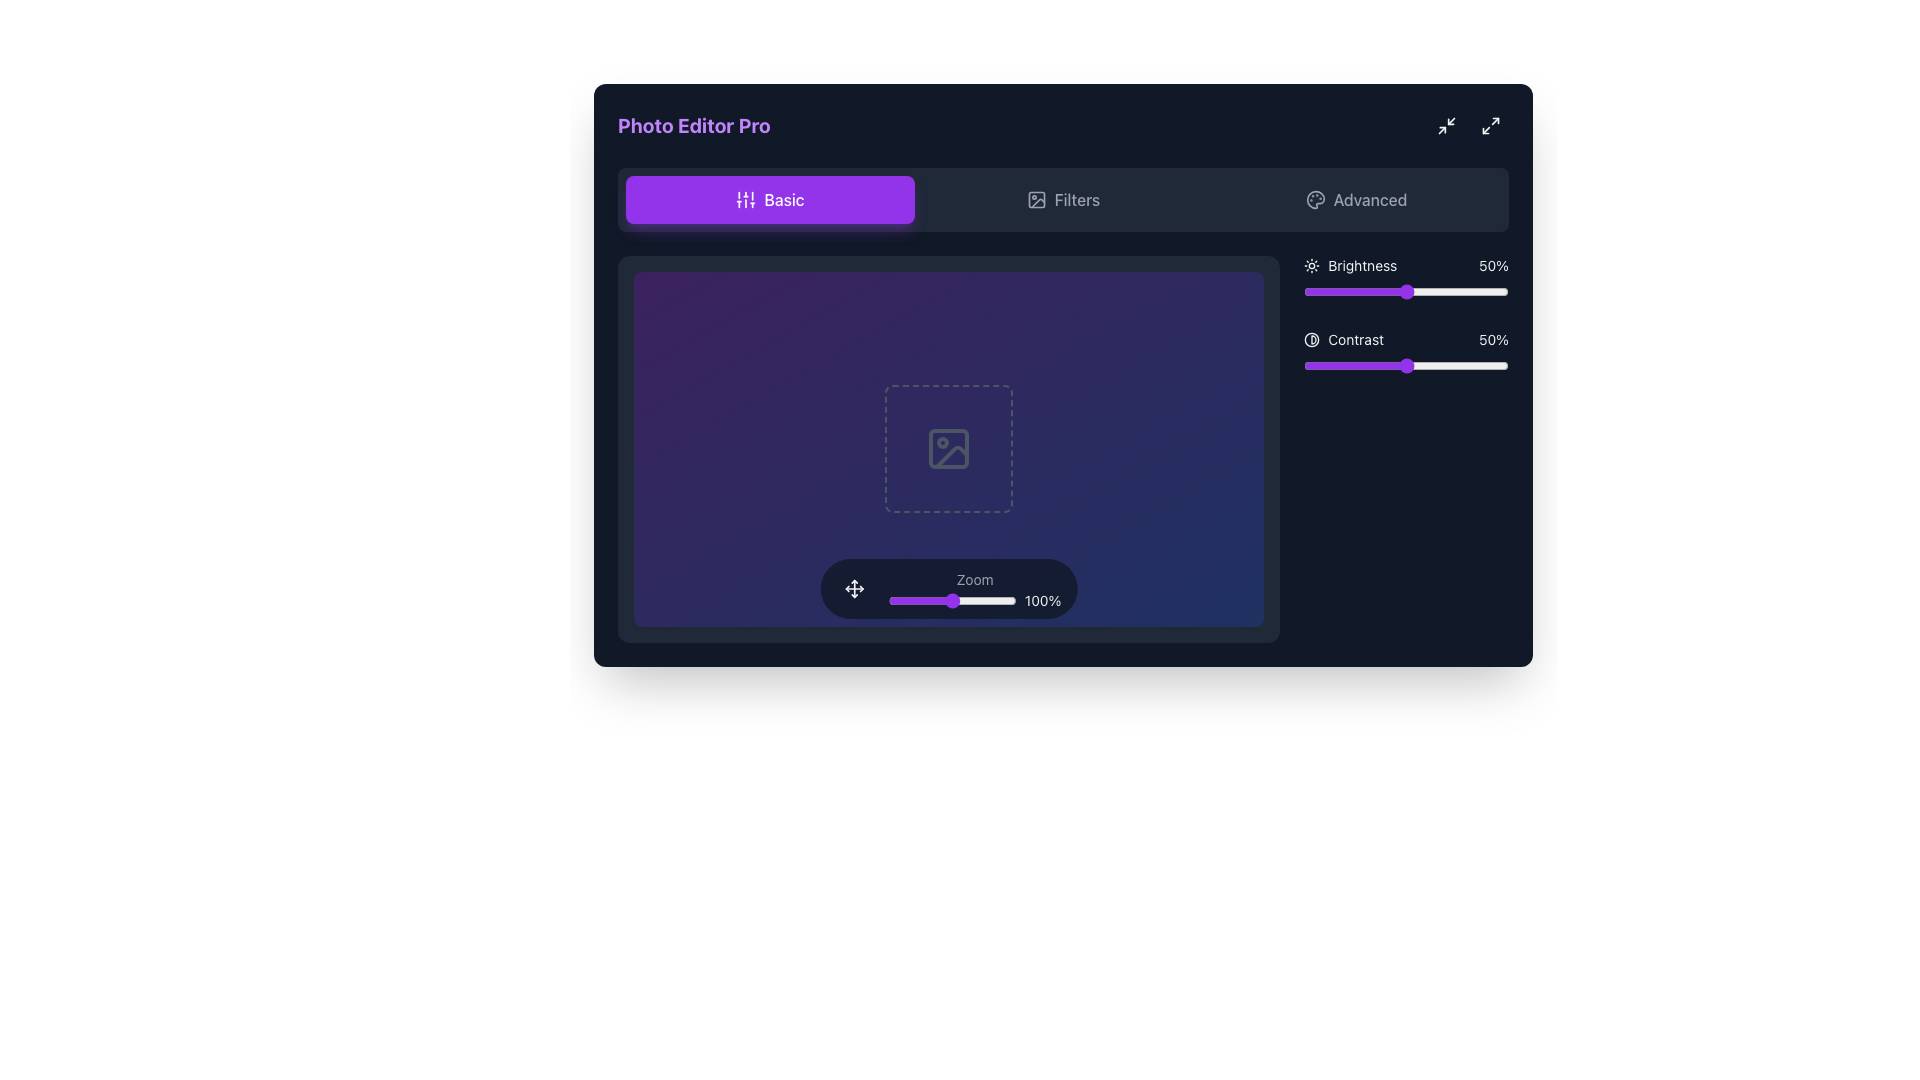 The width and height of the screenshot is (1920, 1080). What do you see at coordinates (918, 599) in the screenshot?
I see `the zoom level` at bounding box center [918, 599].